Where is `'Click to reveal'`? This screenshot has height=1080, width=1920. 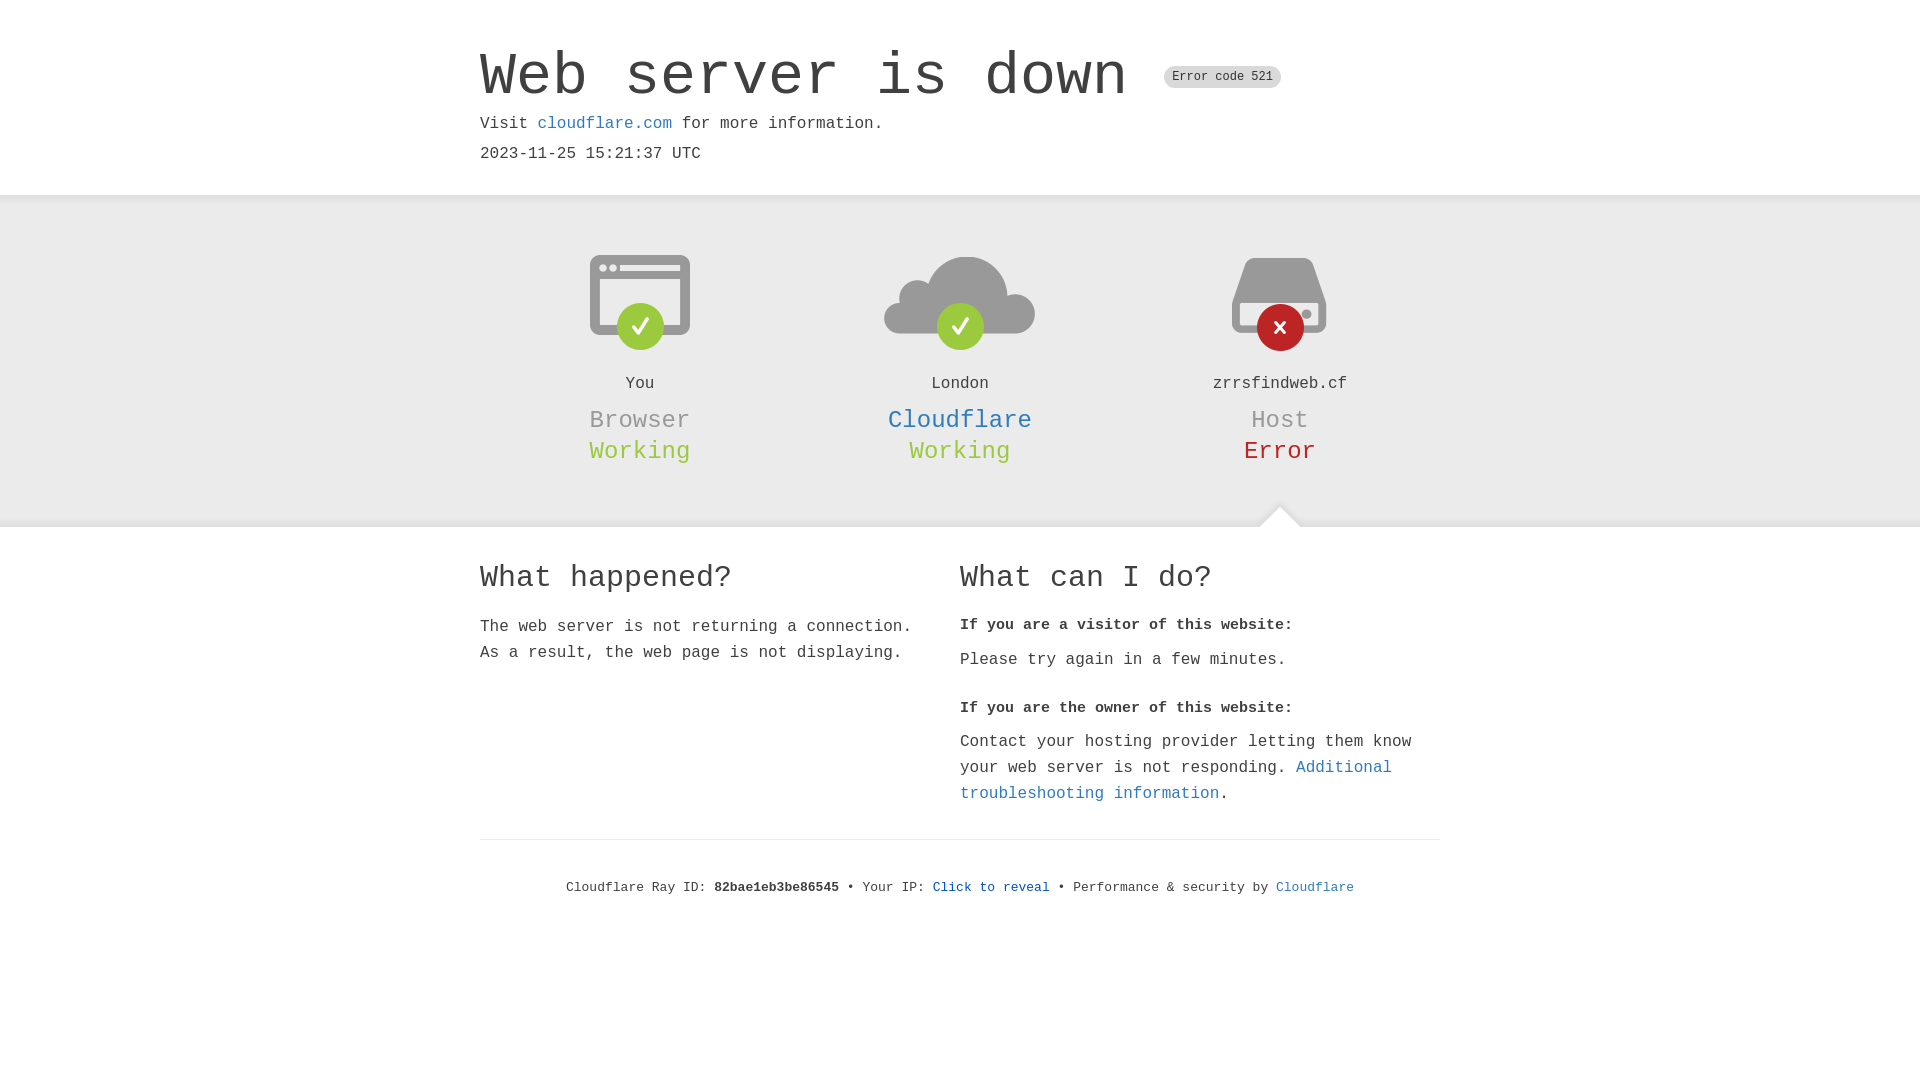
'Click to reveal' is located at coordinates (991, 886).